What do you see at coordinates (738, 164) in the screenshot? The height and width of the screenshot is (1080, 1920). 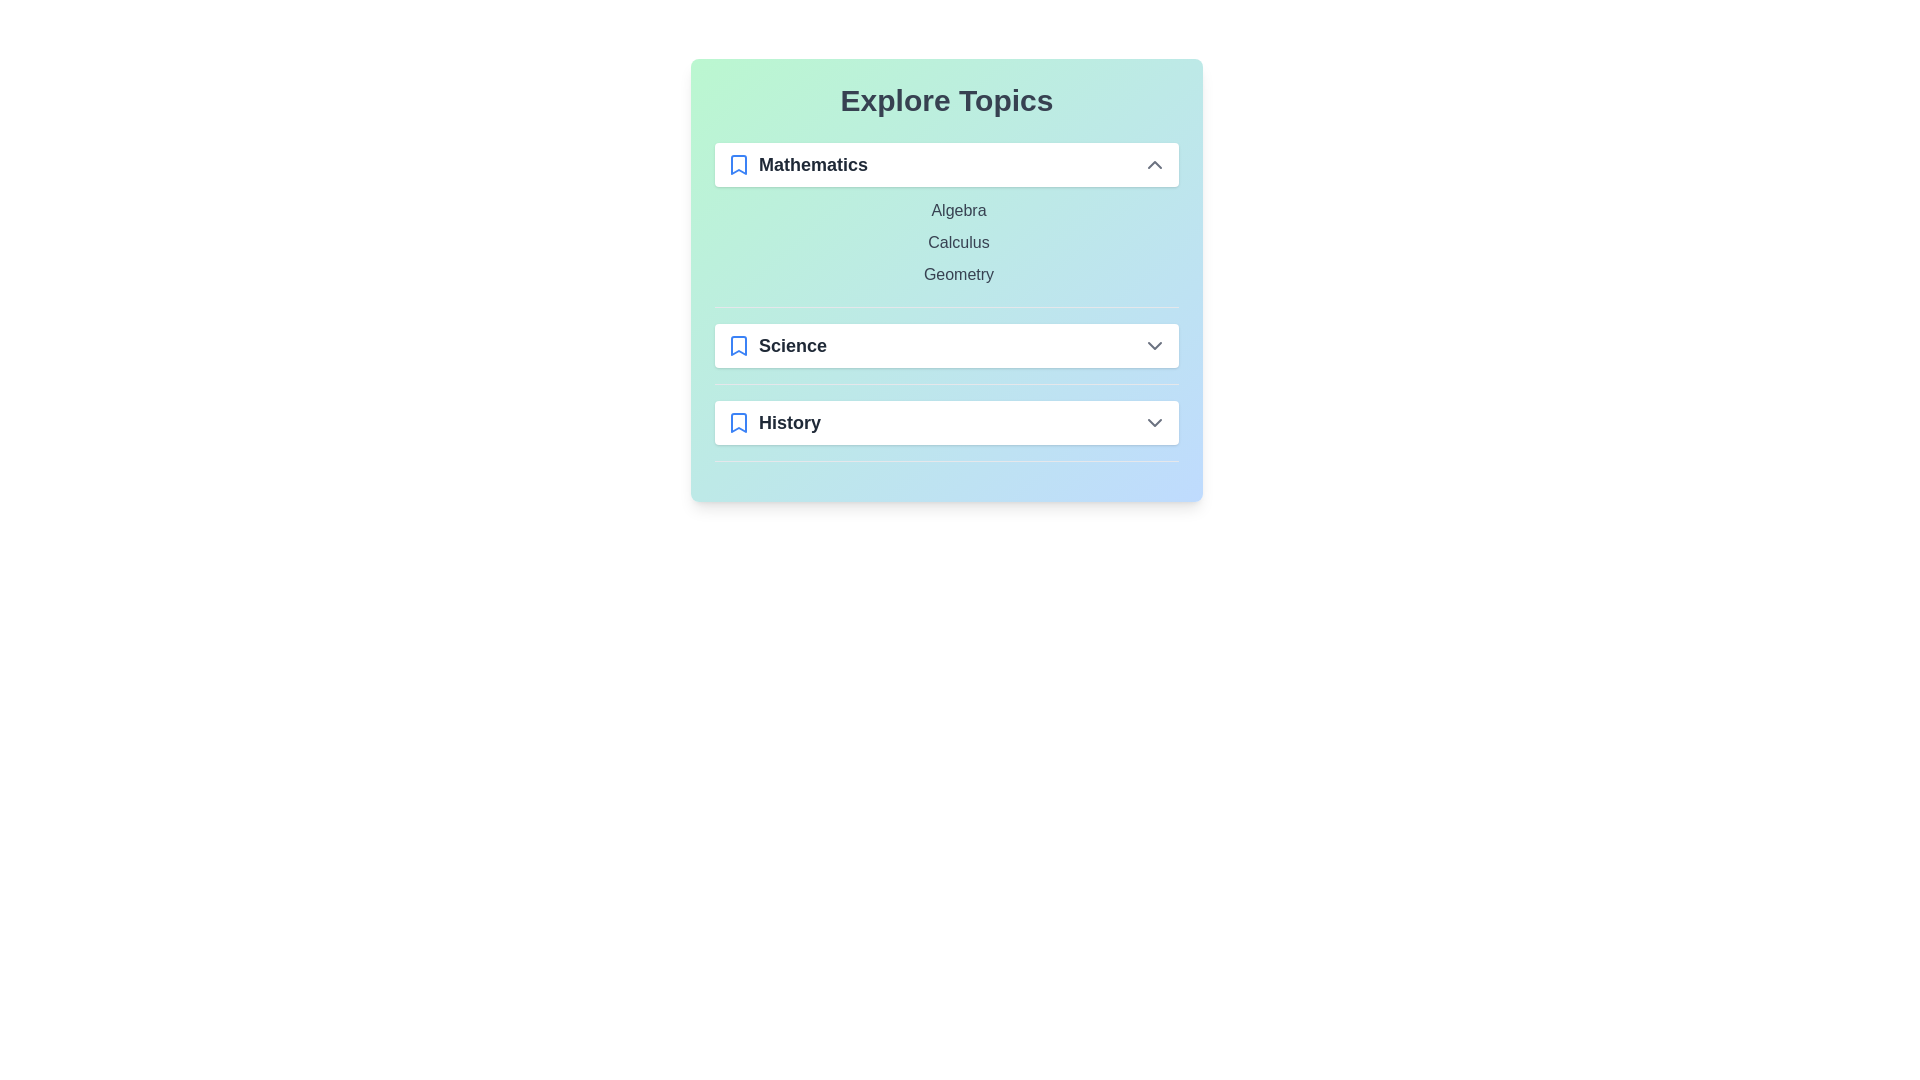 I see `the bookmark icon for the Mathematics category` at bounding box center [738, 164].